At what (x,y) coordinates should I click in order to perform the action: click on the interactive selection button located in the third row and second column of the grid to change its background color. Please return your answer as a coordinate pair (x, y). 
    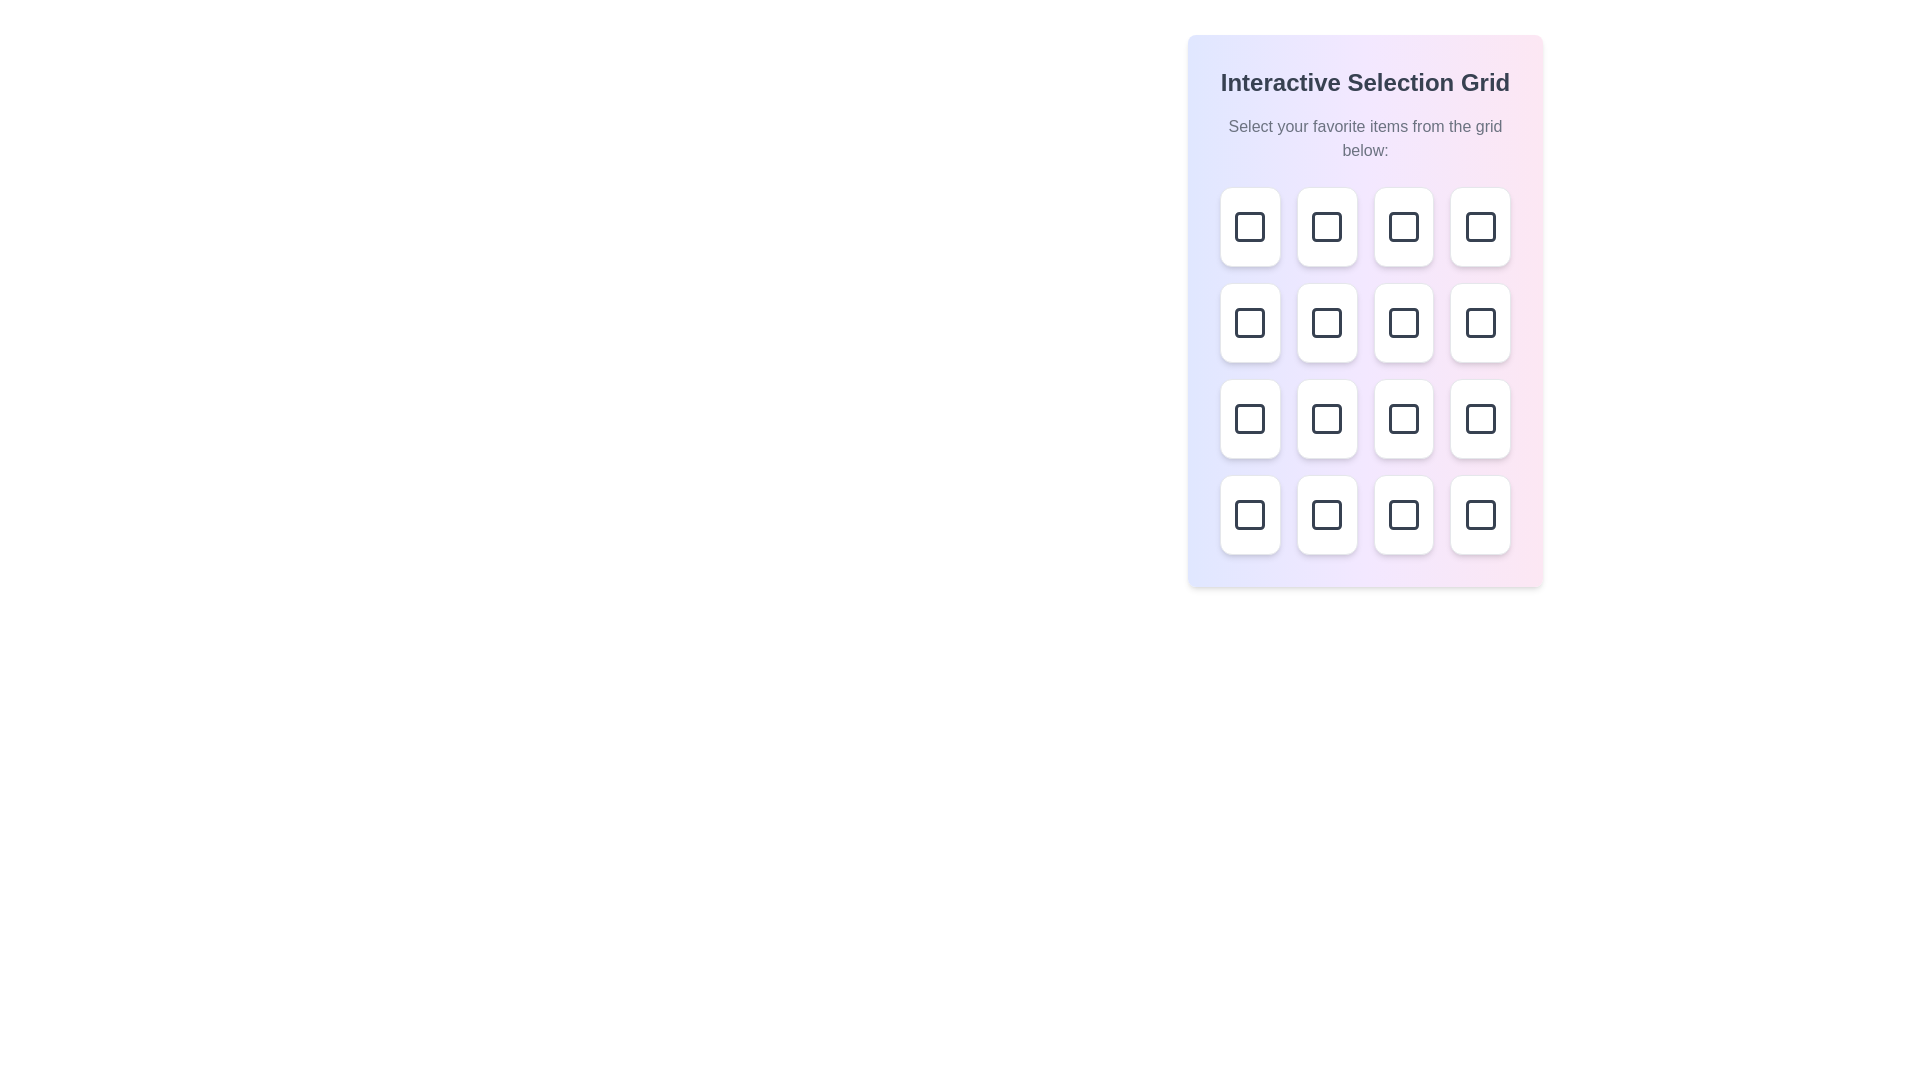
    Looking at the image, I should click on (1327, 418).